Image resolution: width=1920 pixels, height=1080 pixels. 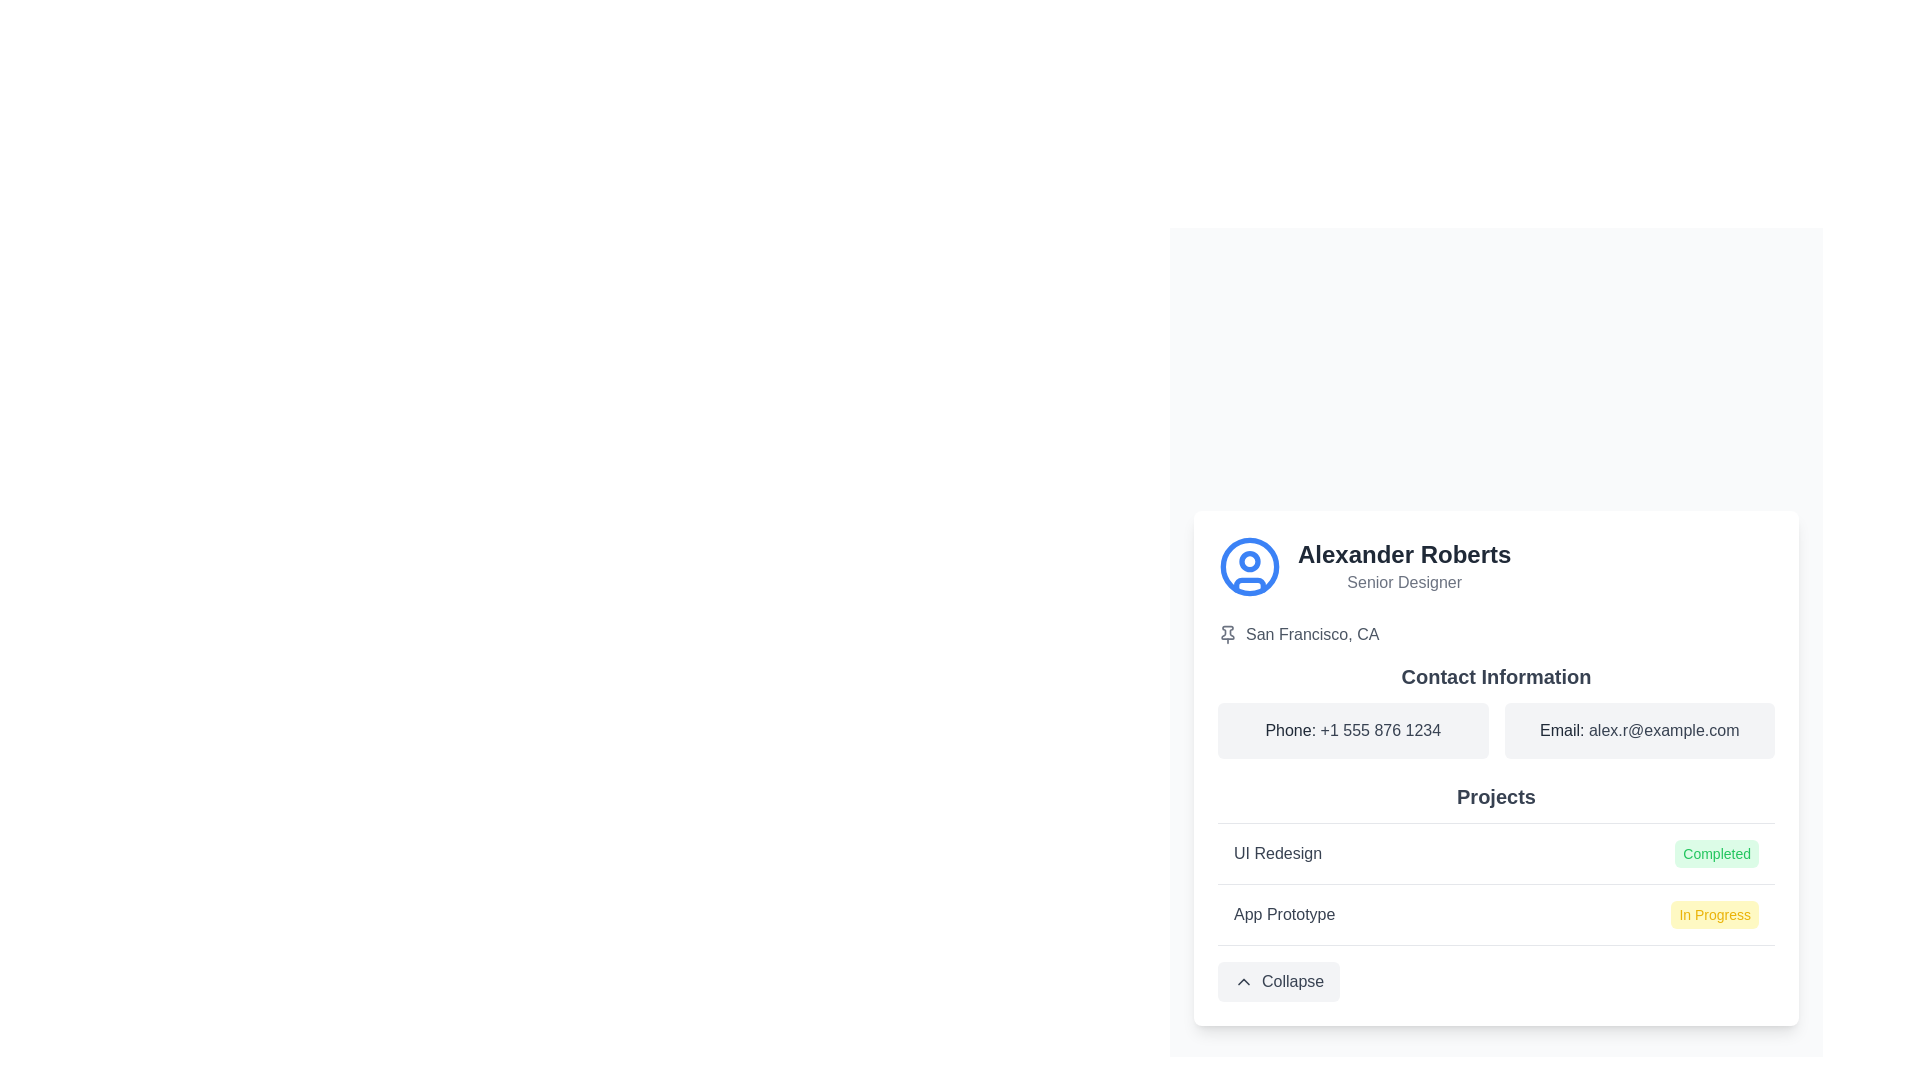 What do you see at coordinates (1276, 853) in the screenshot?
I see `the text label that displays the project title 'UI Redesign', located next to the green badge labeled 'Completed' in the 'Projects' section of the main card interface` at bounding box center [1276, 853].